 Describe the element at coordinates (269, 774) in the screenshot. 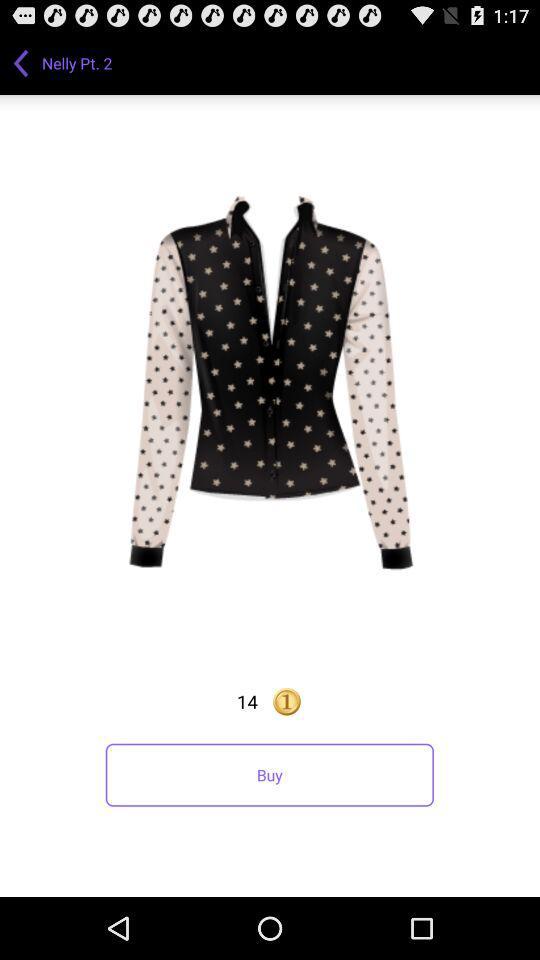

I see `the buy item` at that location.